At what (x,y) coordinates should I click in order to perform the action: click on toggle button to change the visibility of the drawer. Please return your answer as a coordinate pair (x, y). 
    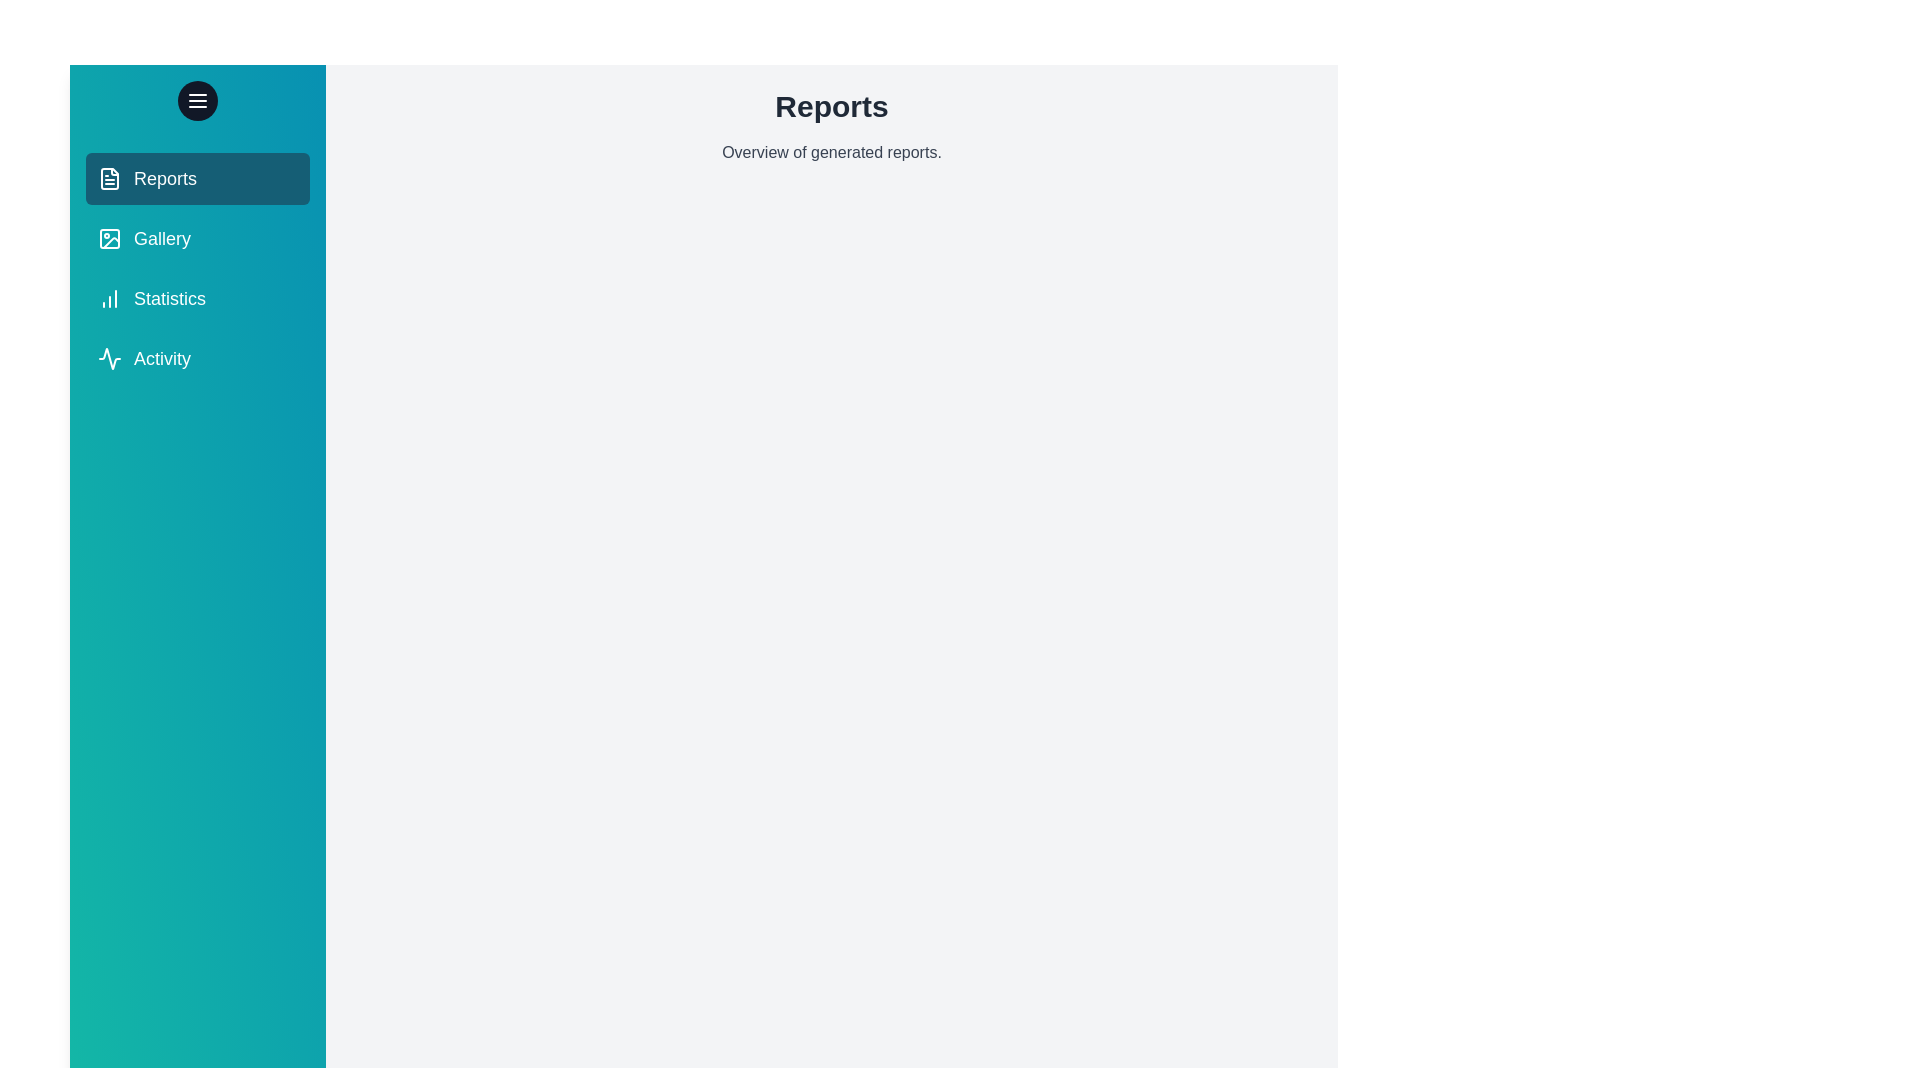
    Looking at the image, I should click on (197, 100).